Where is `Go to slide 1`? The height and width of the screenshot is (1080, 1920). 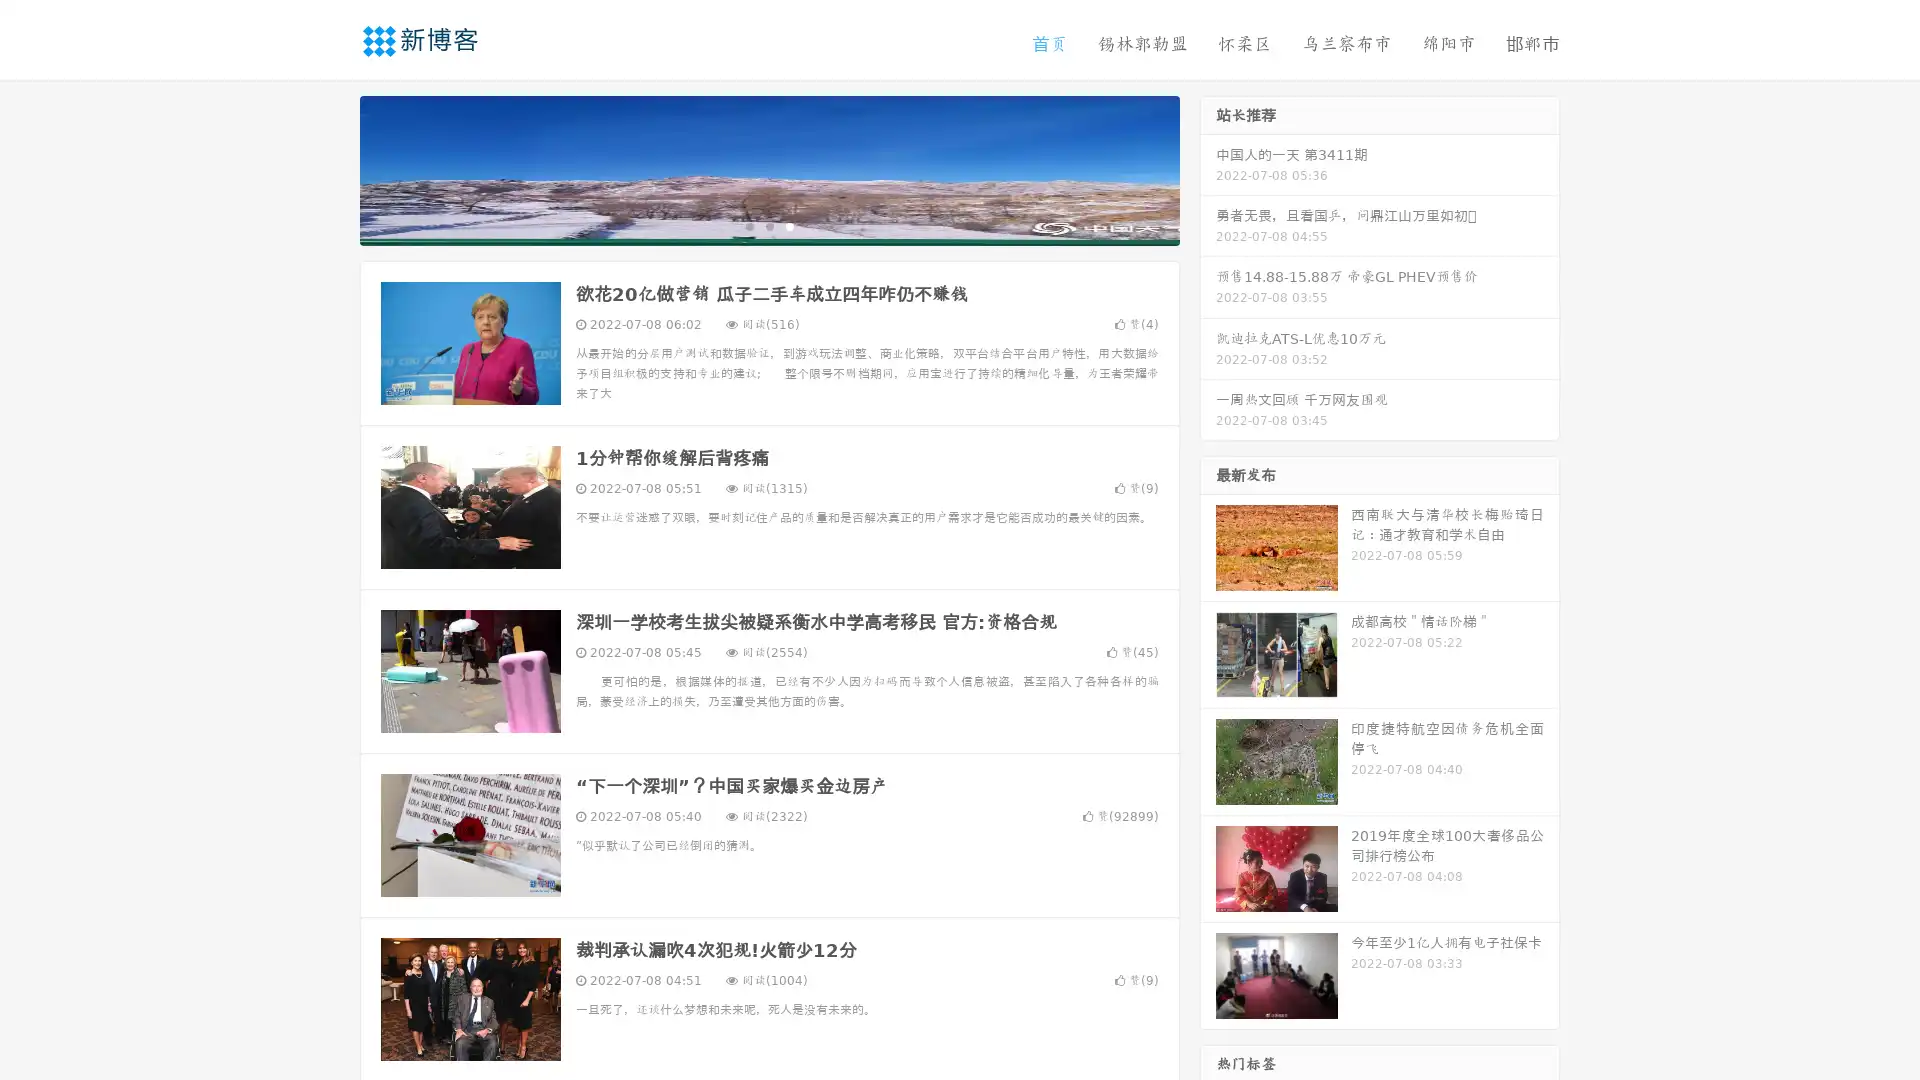
Go to slide 1 is located at coordinates (748, 225).